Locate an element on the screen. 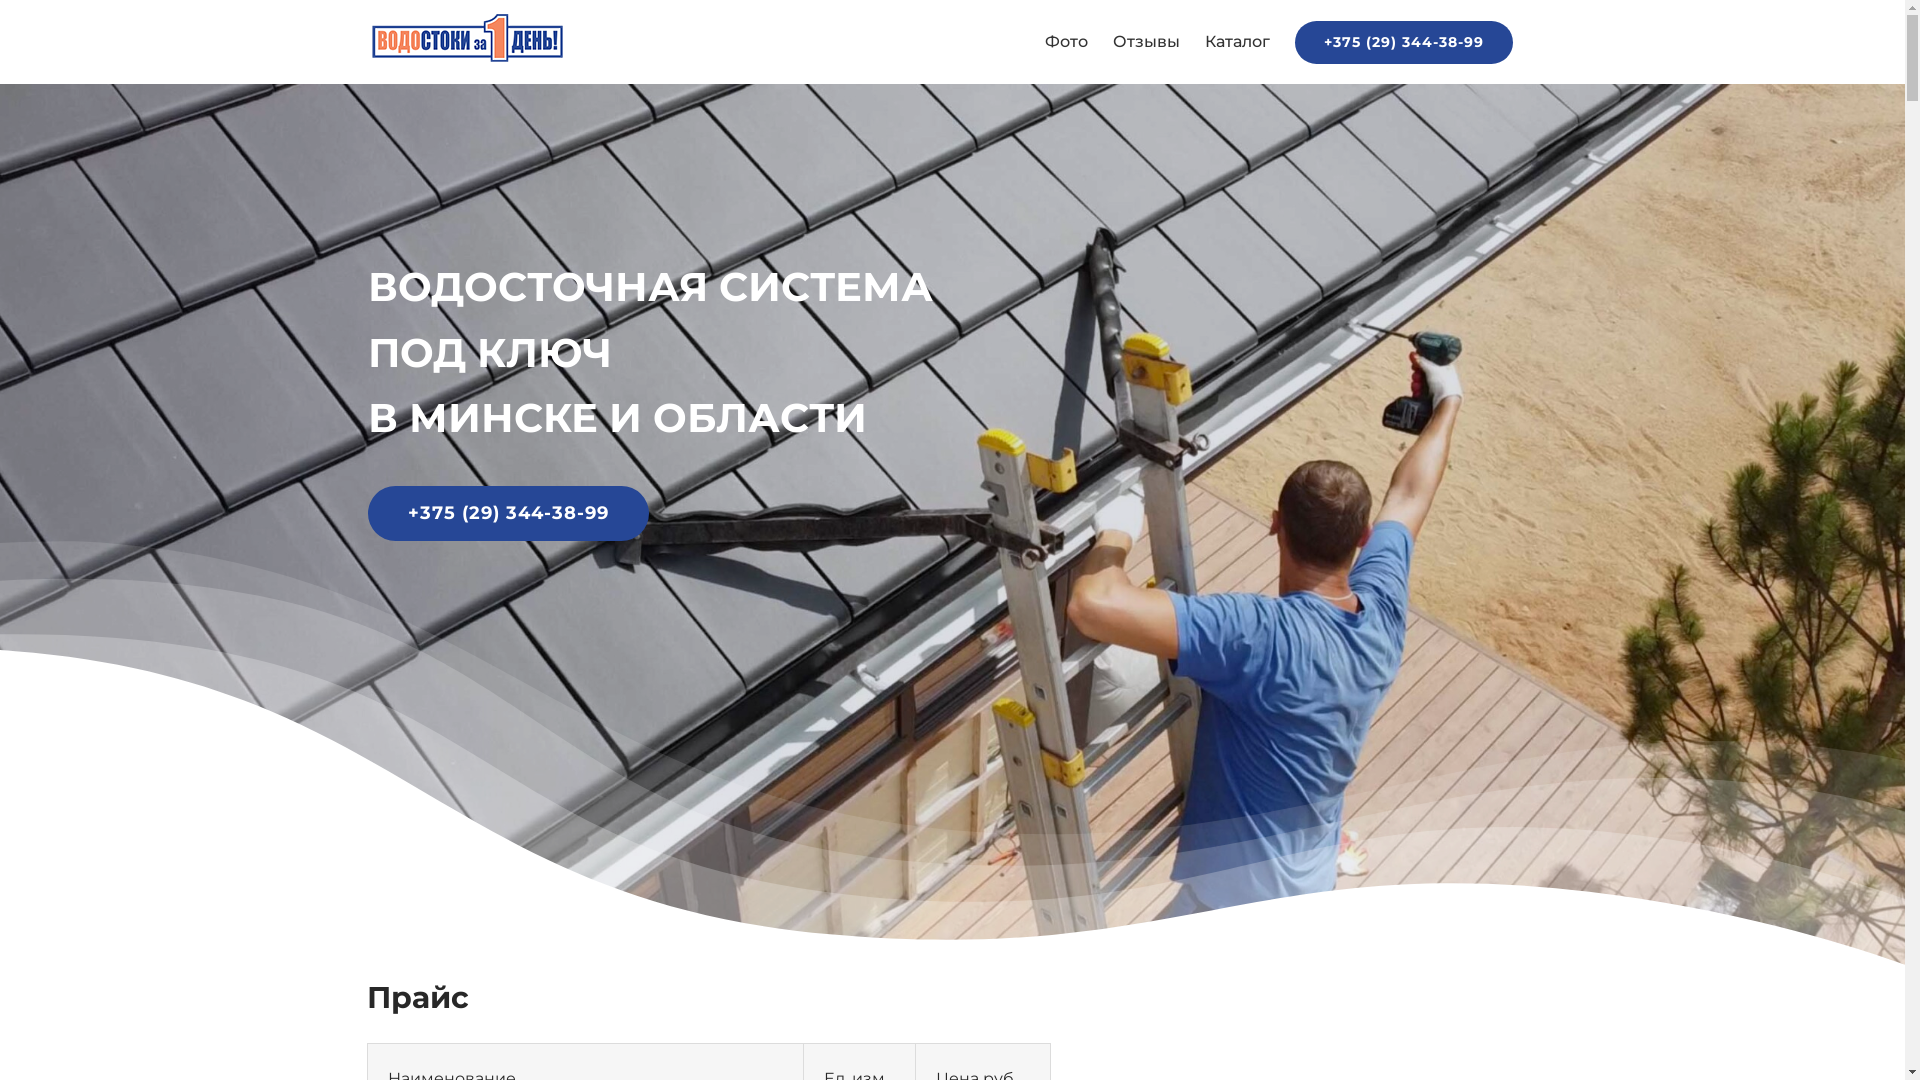 This screenshot has width=1920, height=1080. '+375 (29) 344-38-99' is located at coordinates (1401, 42).